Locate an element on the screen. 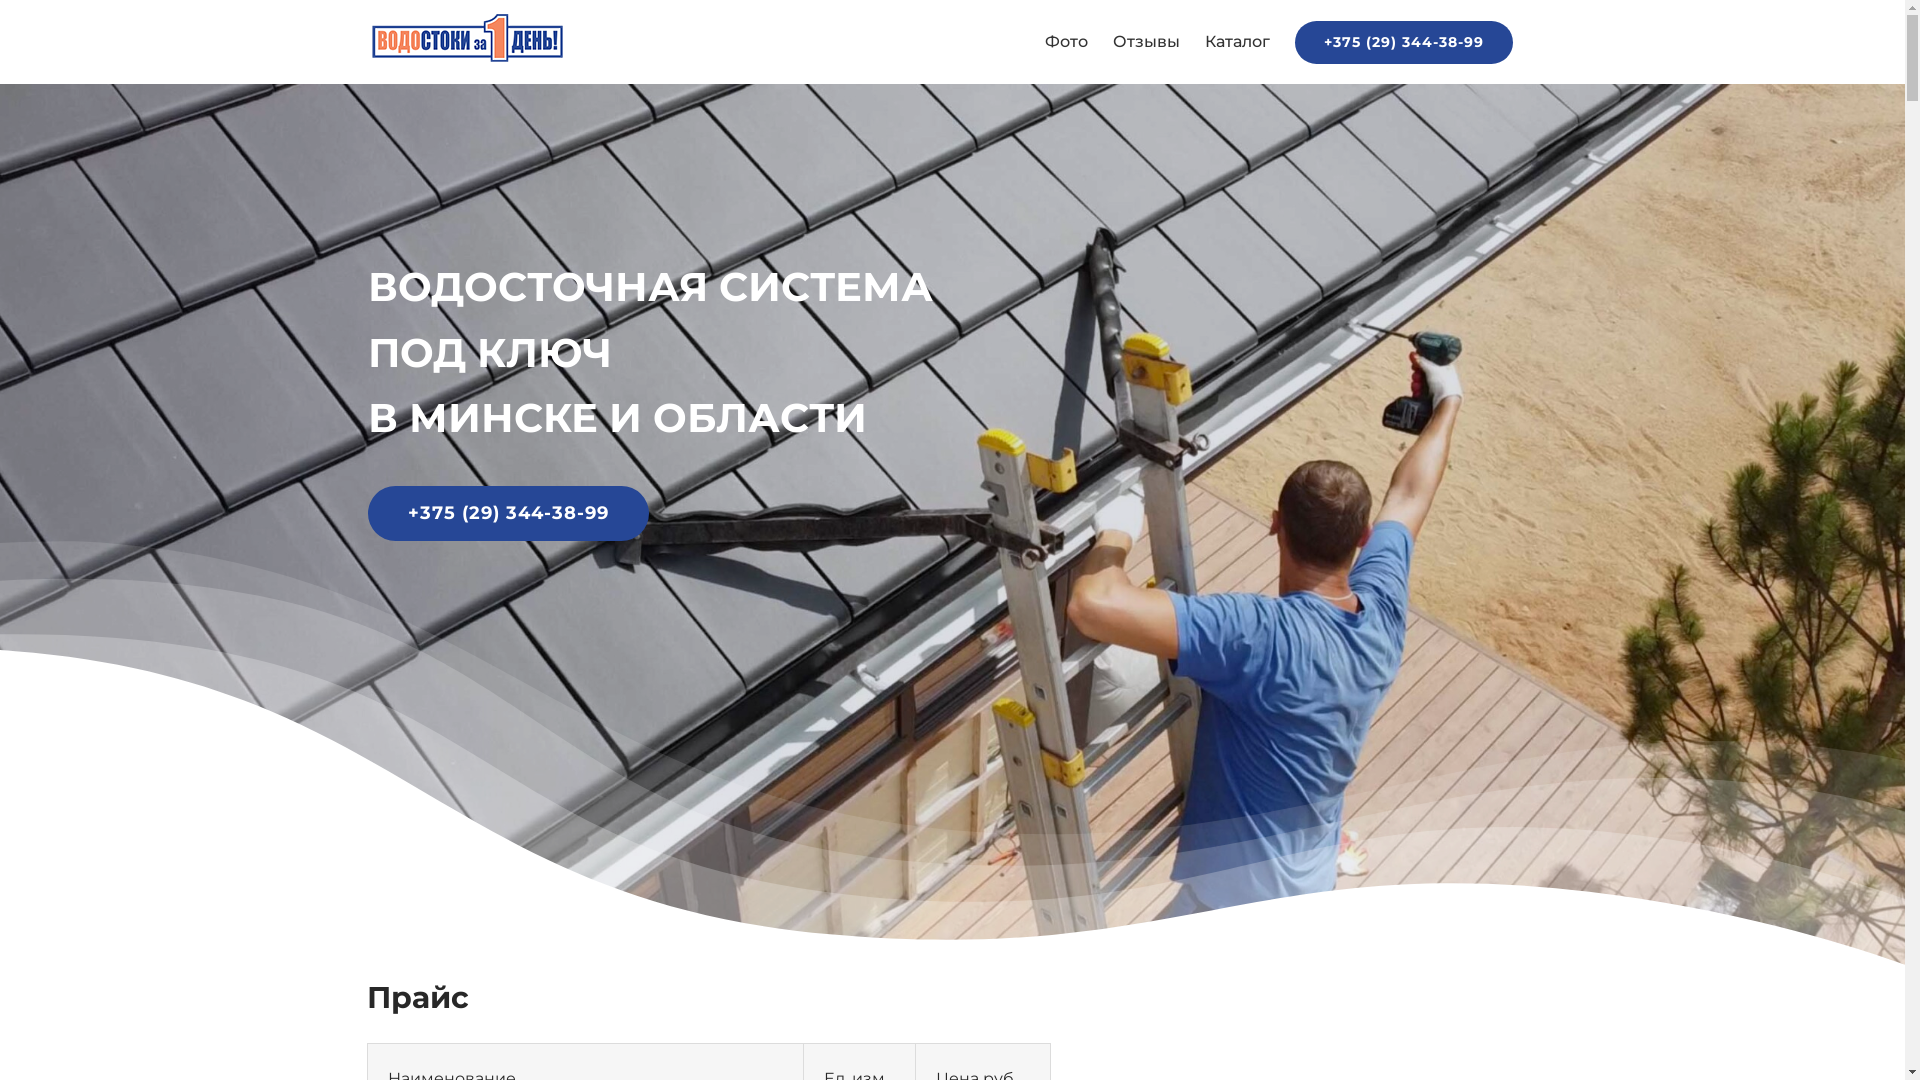 This screenshot has width=1920, height=1080. '+375 (29) 344-38-99' is located at coordinates (1401, 42).